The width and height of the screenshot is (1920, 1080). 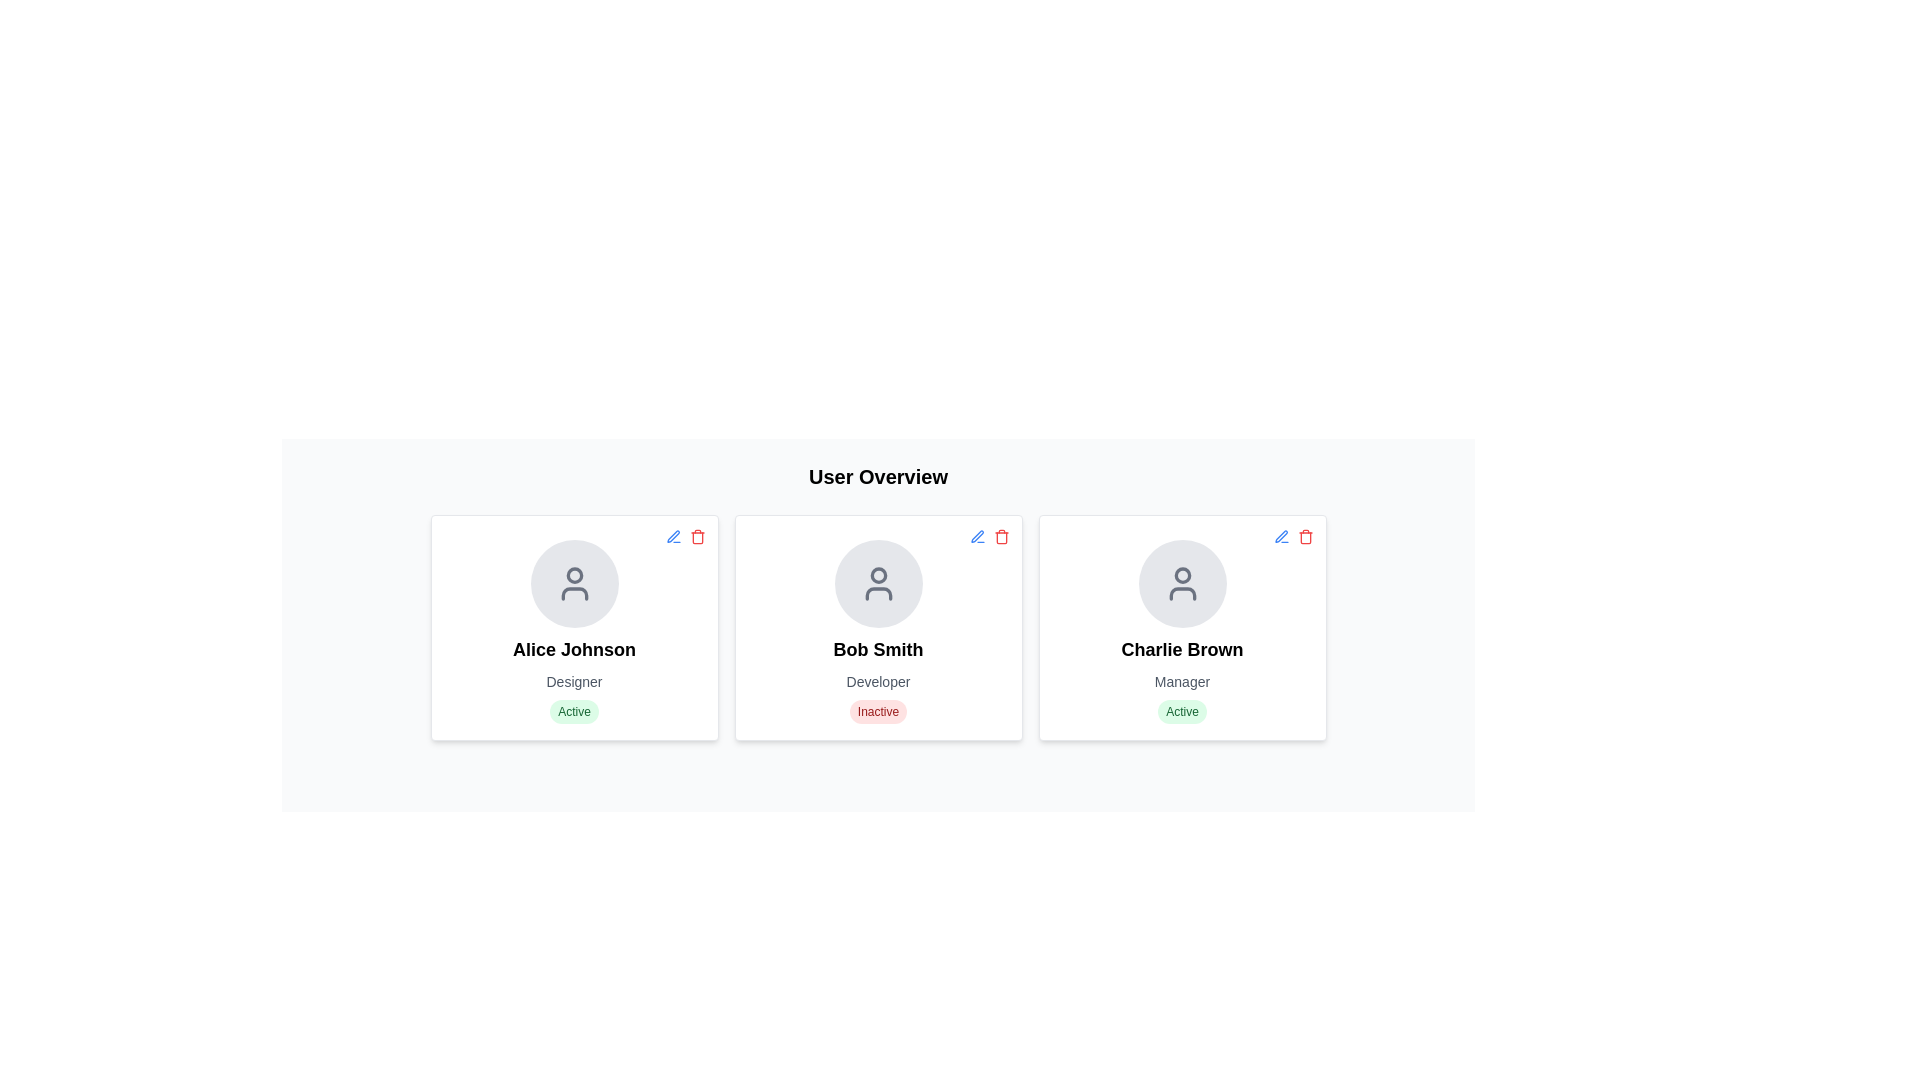 I want to click on text details of the user information card positioned centrally in the user management interface, which displays the user's name, role, and status, so click(x=878, y=627).